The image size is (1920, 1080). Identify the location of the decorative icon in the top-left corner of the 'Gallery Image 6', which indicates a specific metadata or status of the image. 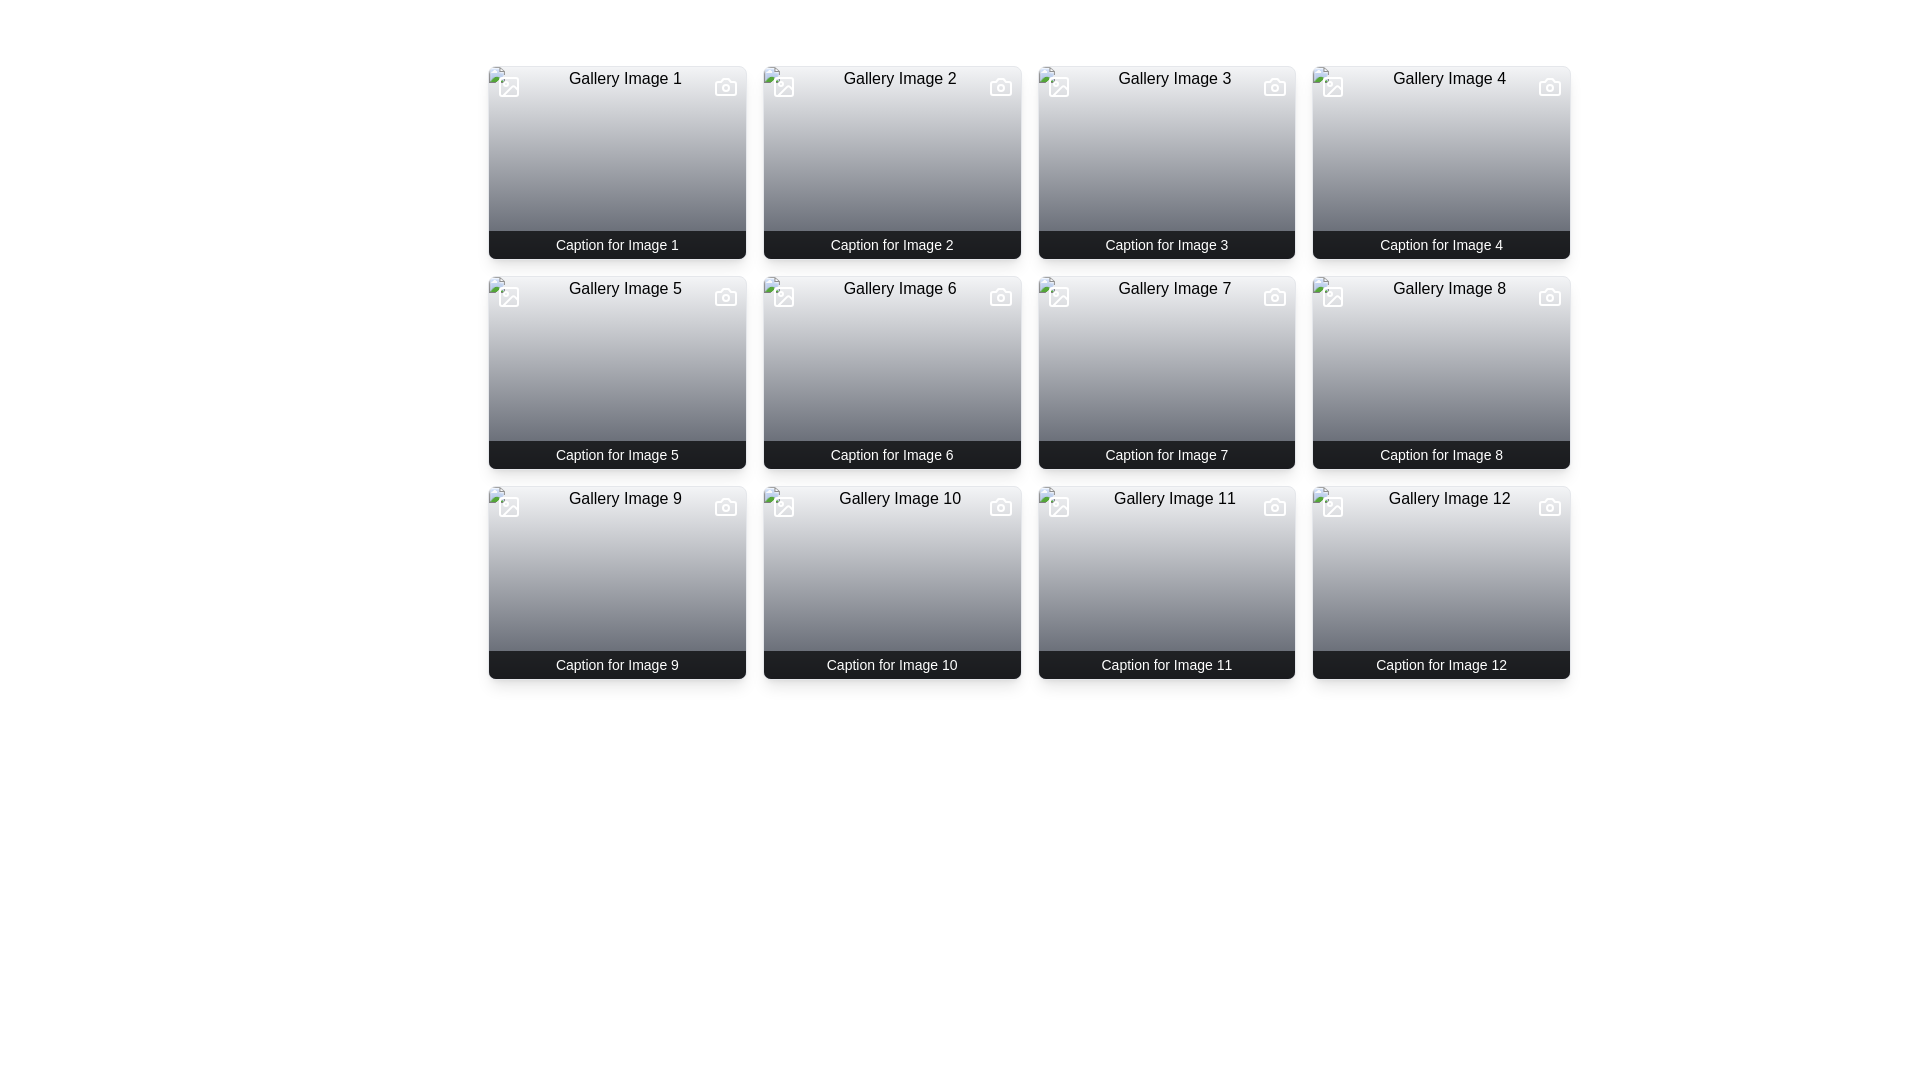
(784, 301).